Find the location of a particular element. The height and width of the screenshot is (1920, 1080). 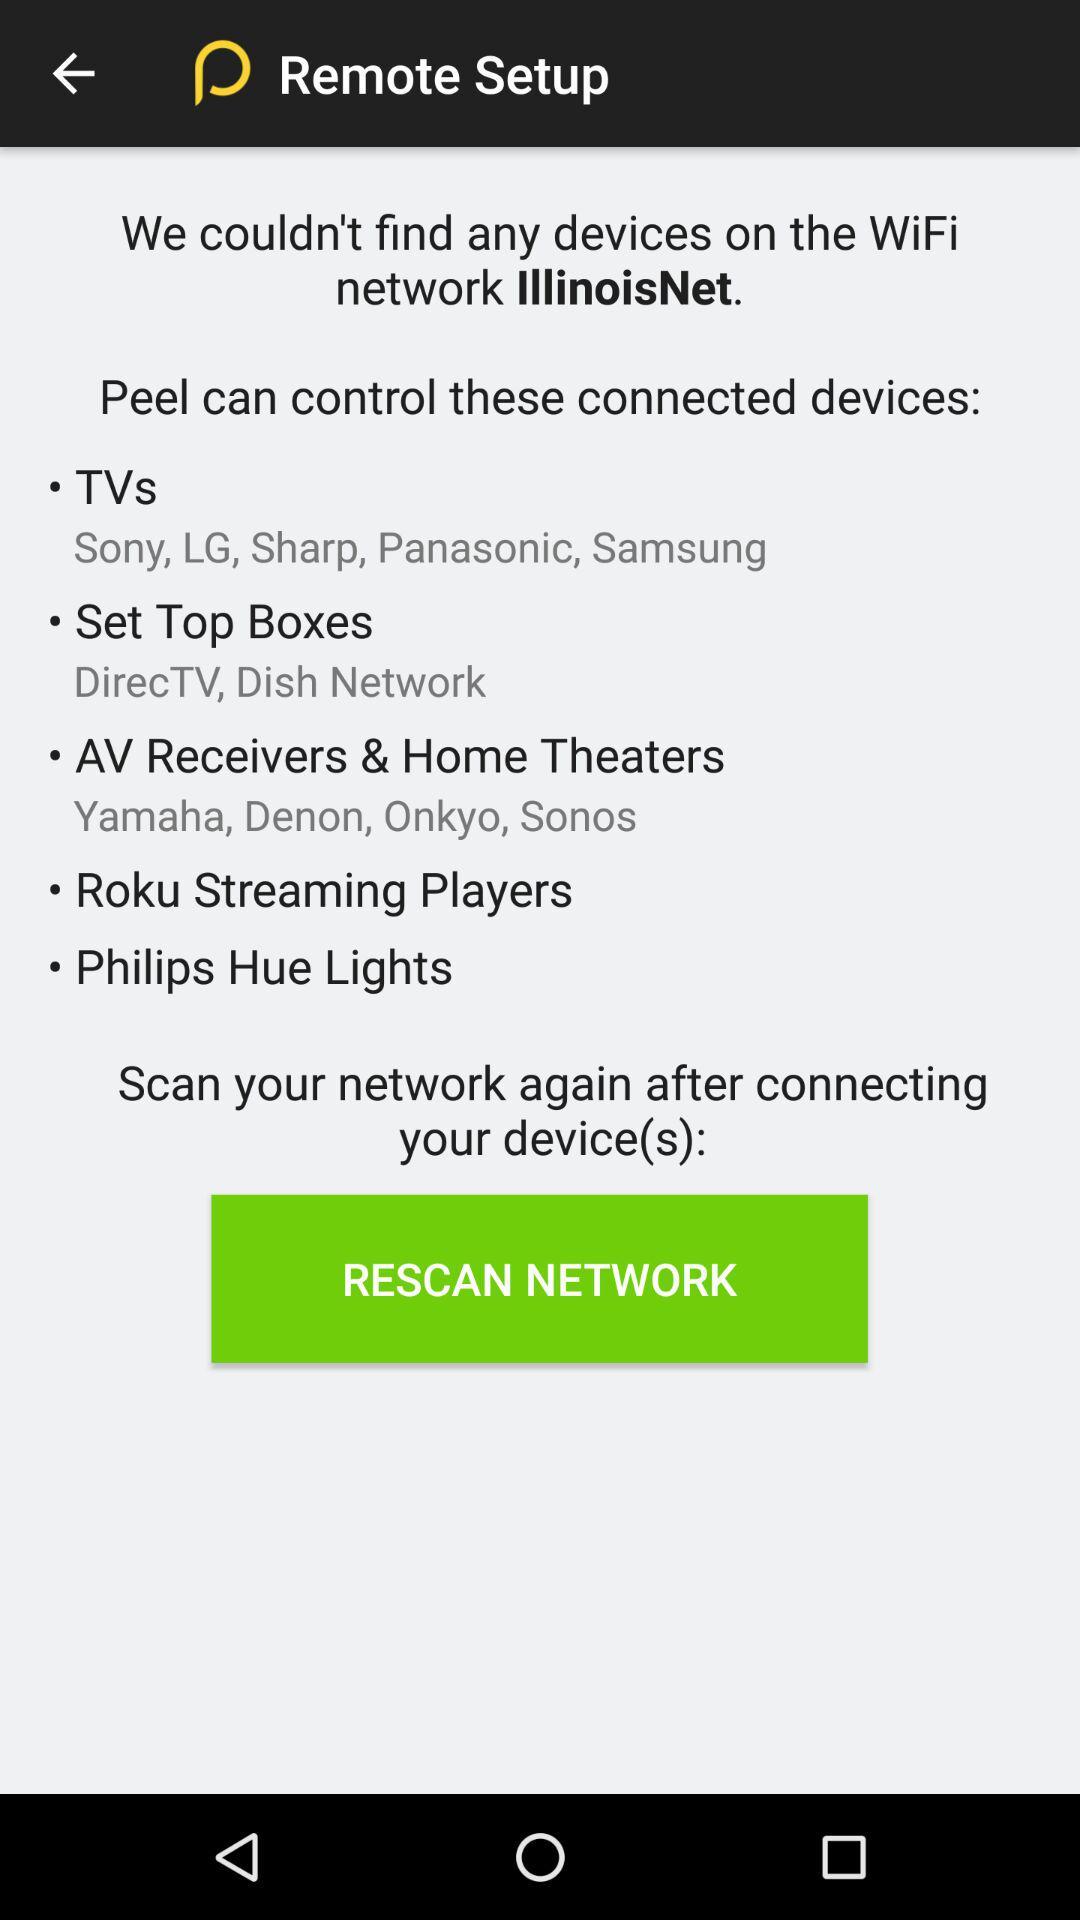

the item below scan your network icon is located at coordinates (538, 1277).